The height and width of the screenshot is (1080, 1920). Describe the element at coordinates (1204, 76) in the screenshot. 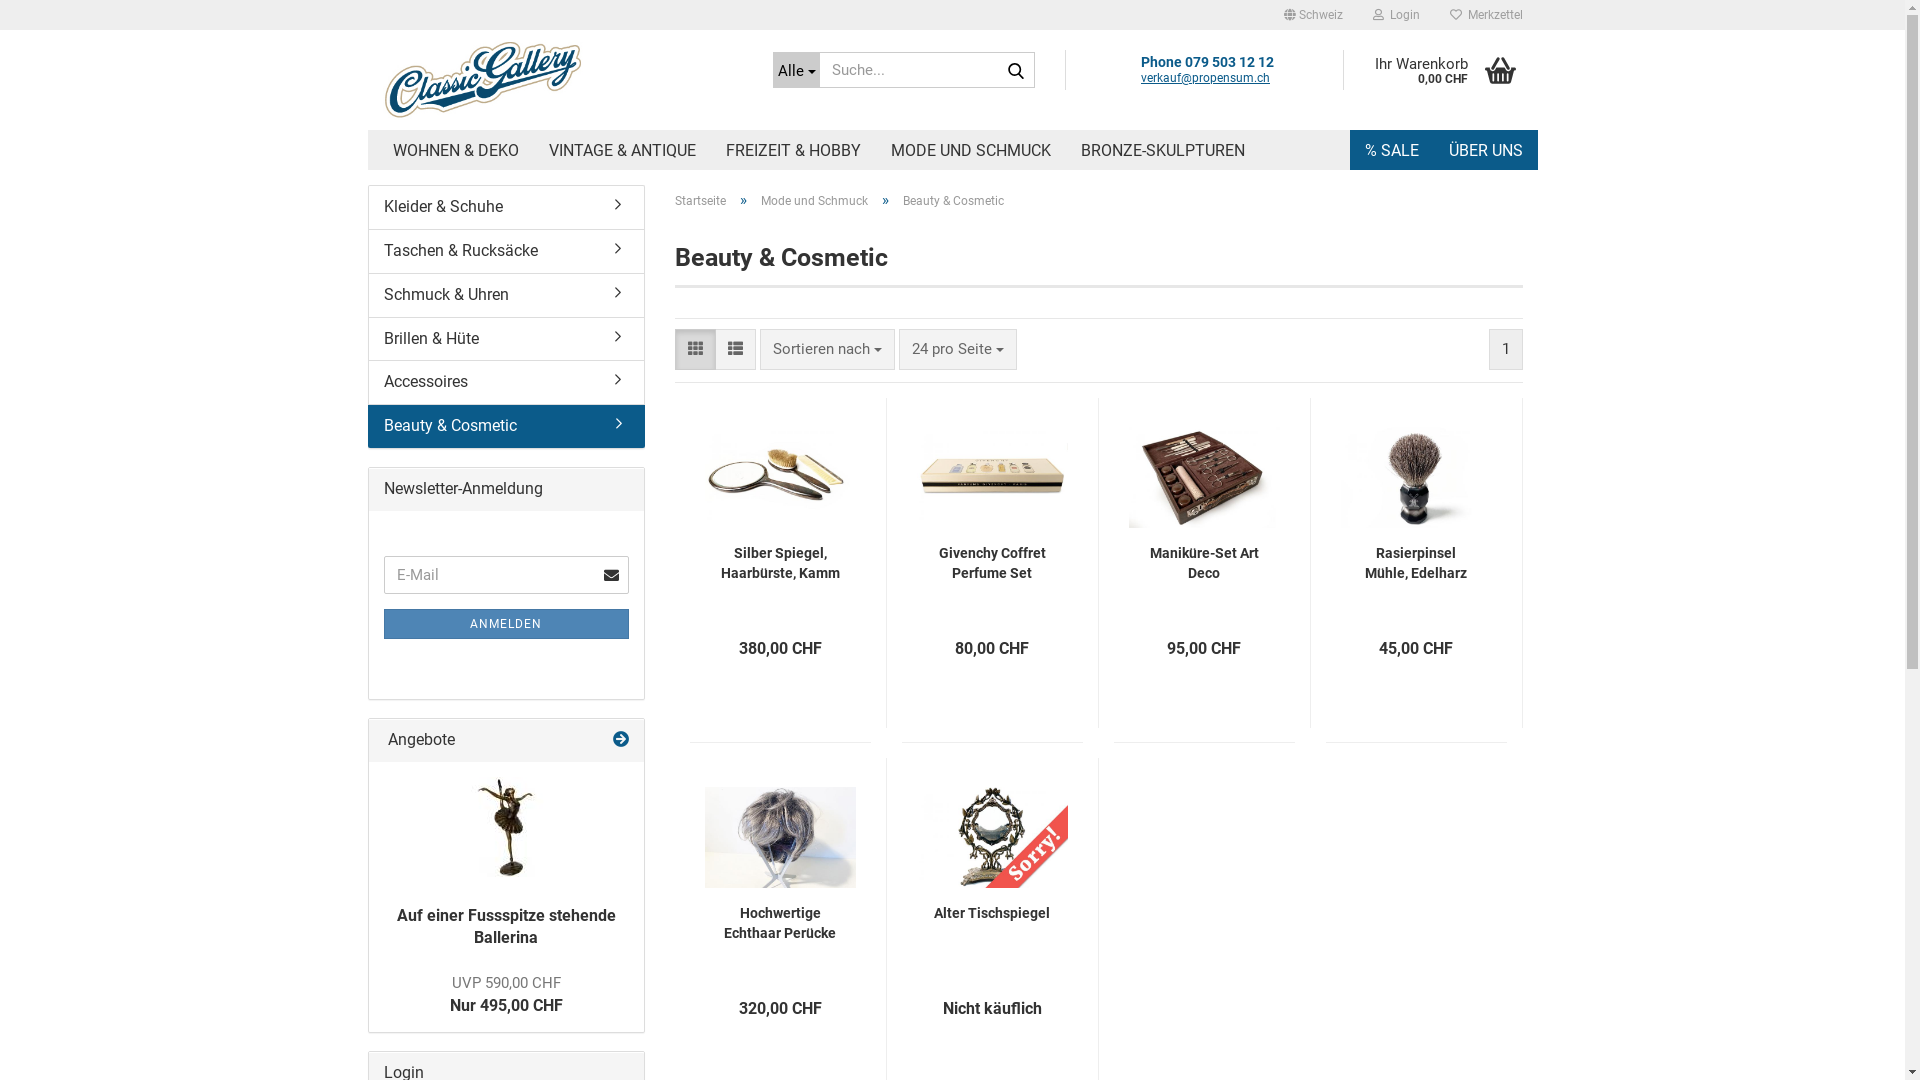

I see `'verkauf@propensum.ch'` at that location.